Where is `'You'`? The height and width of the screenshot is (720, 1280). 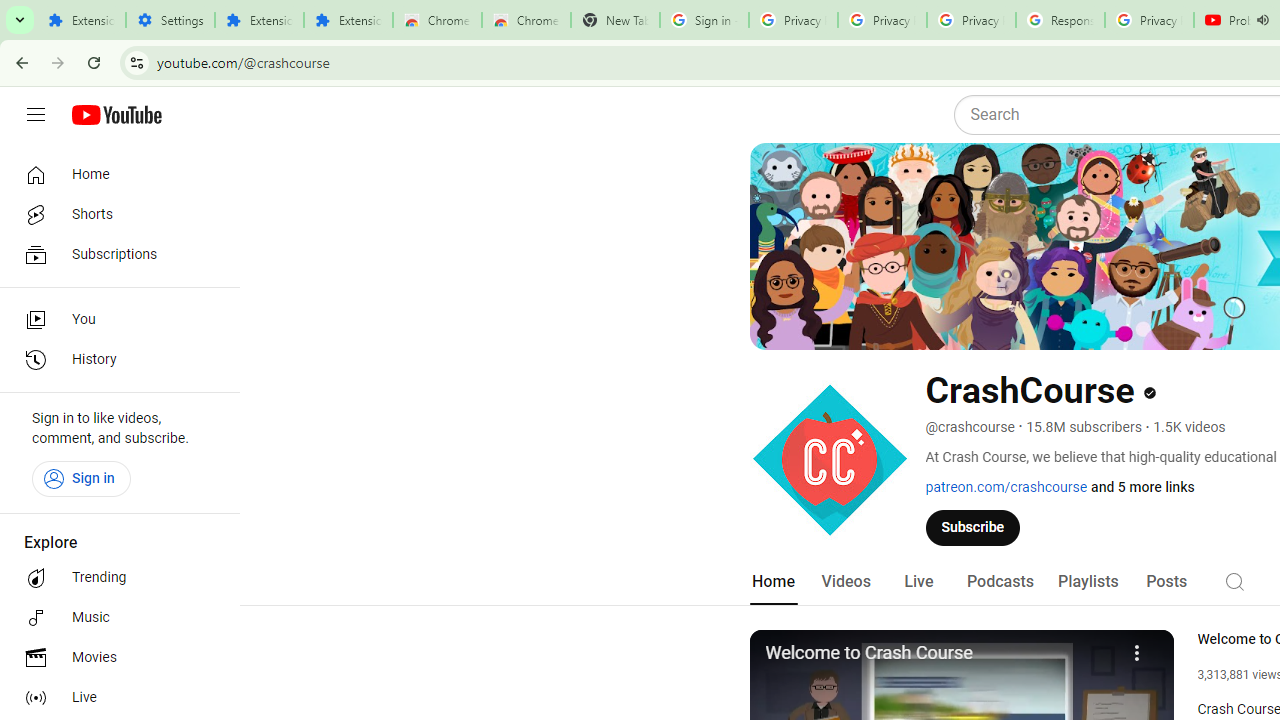 'You' is located at coordinates (112, 319).